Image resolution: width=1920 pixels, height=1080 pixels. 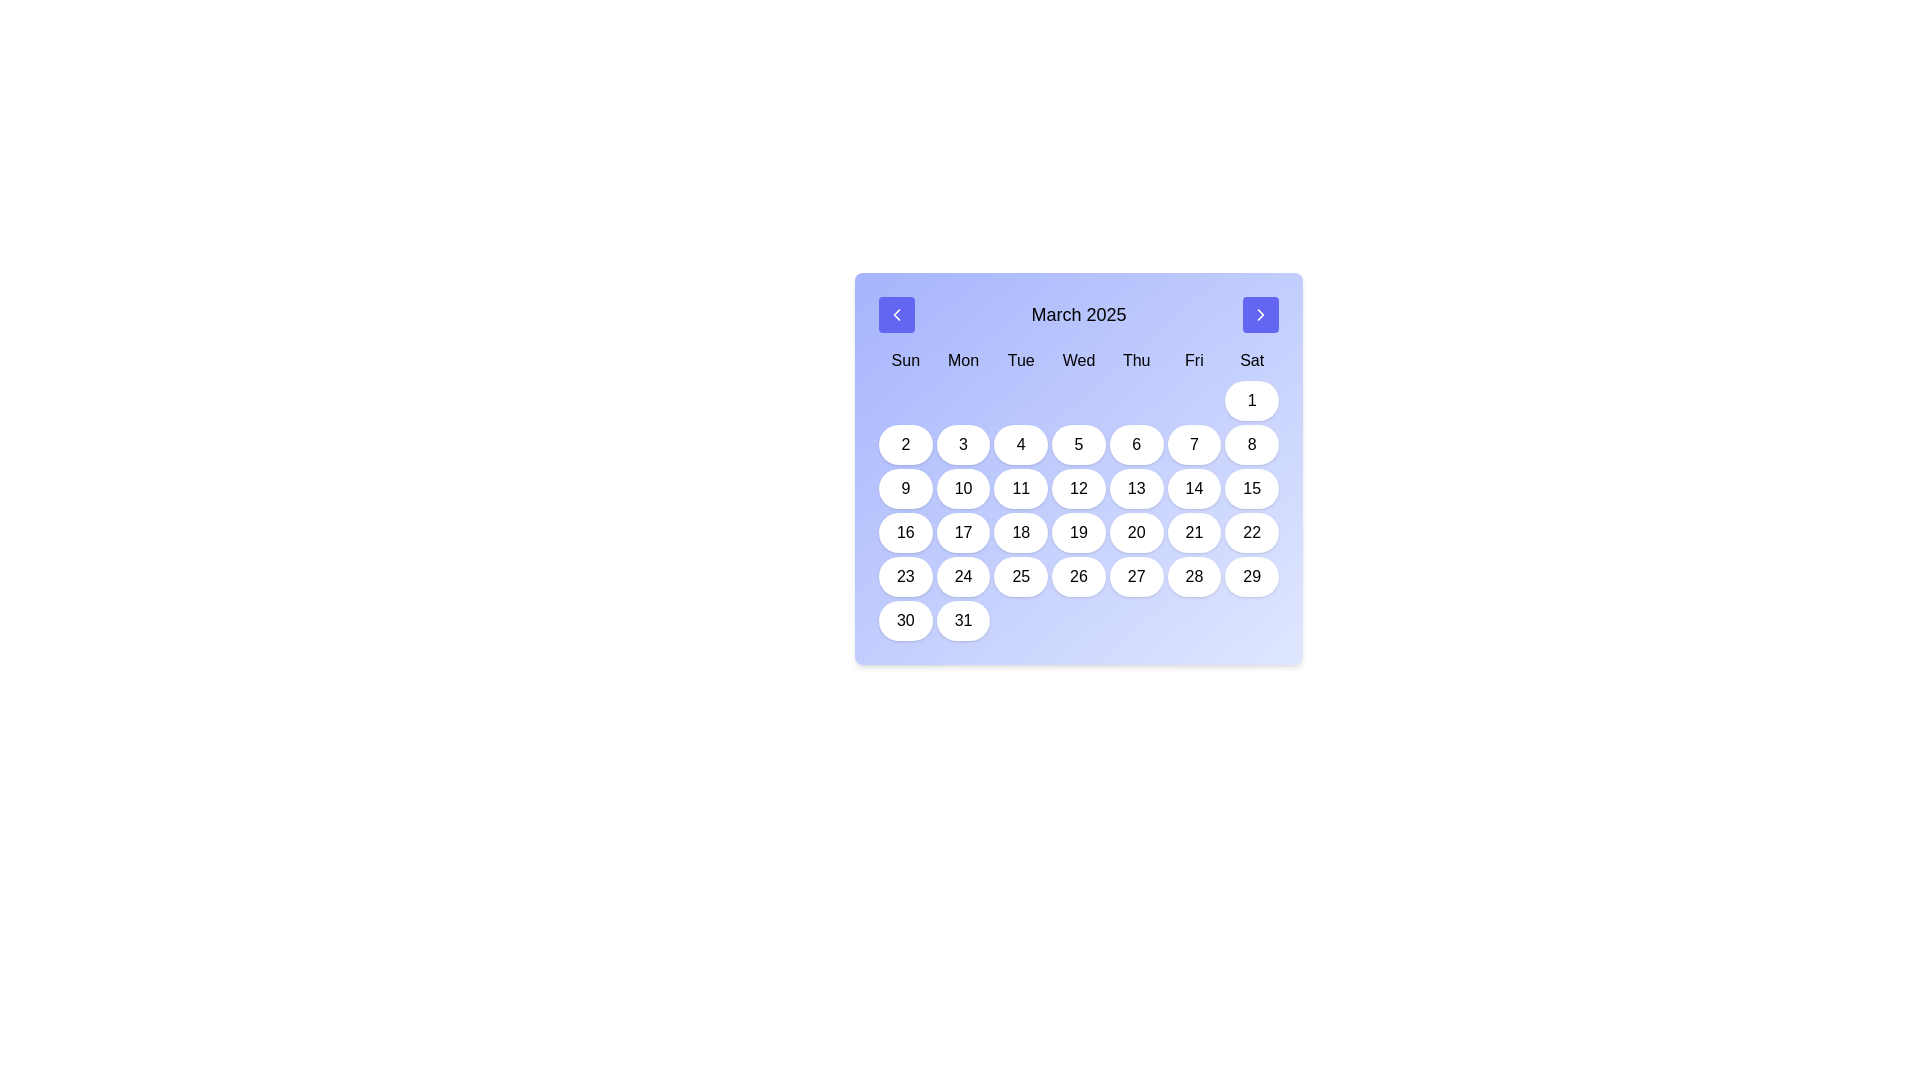 What do you see at coordinates (963, 489) in the screenshot?
I see `the selectable day button for the 10th in the calendar interface` at bounding box center [963, 489].